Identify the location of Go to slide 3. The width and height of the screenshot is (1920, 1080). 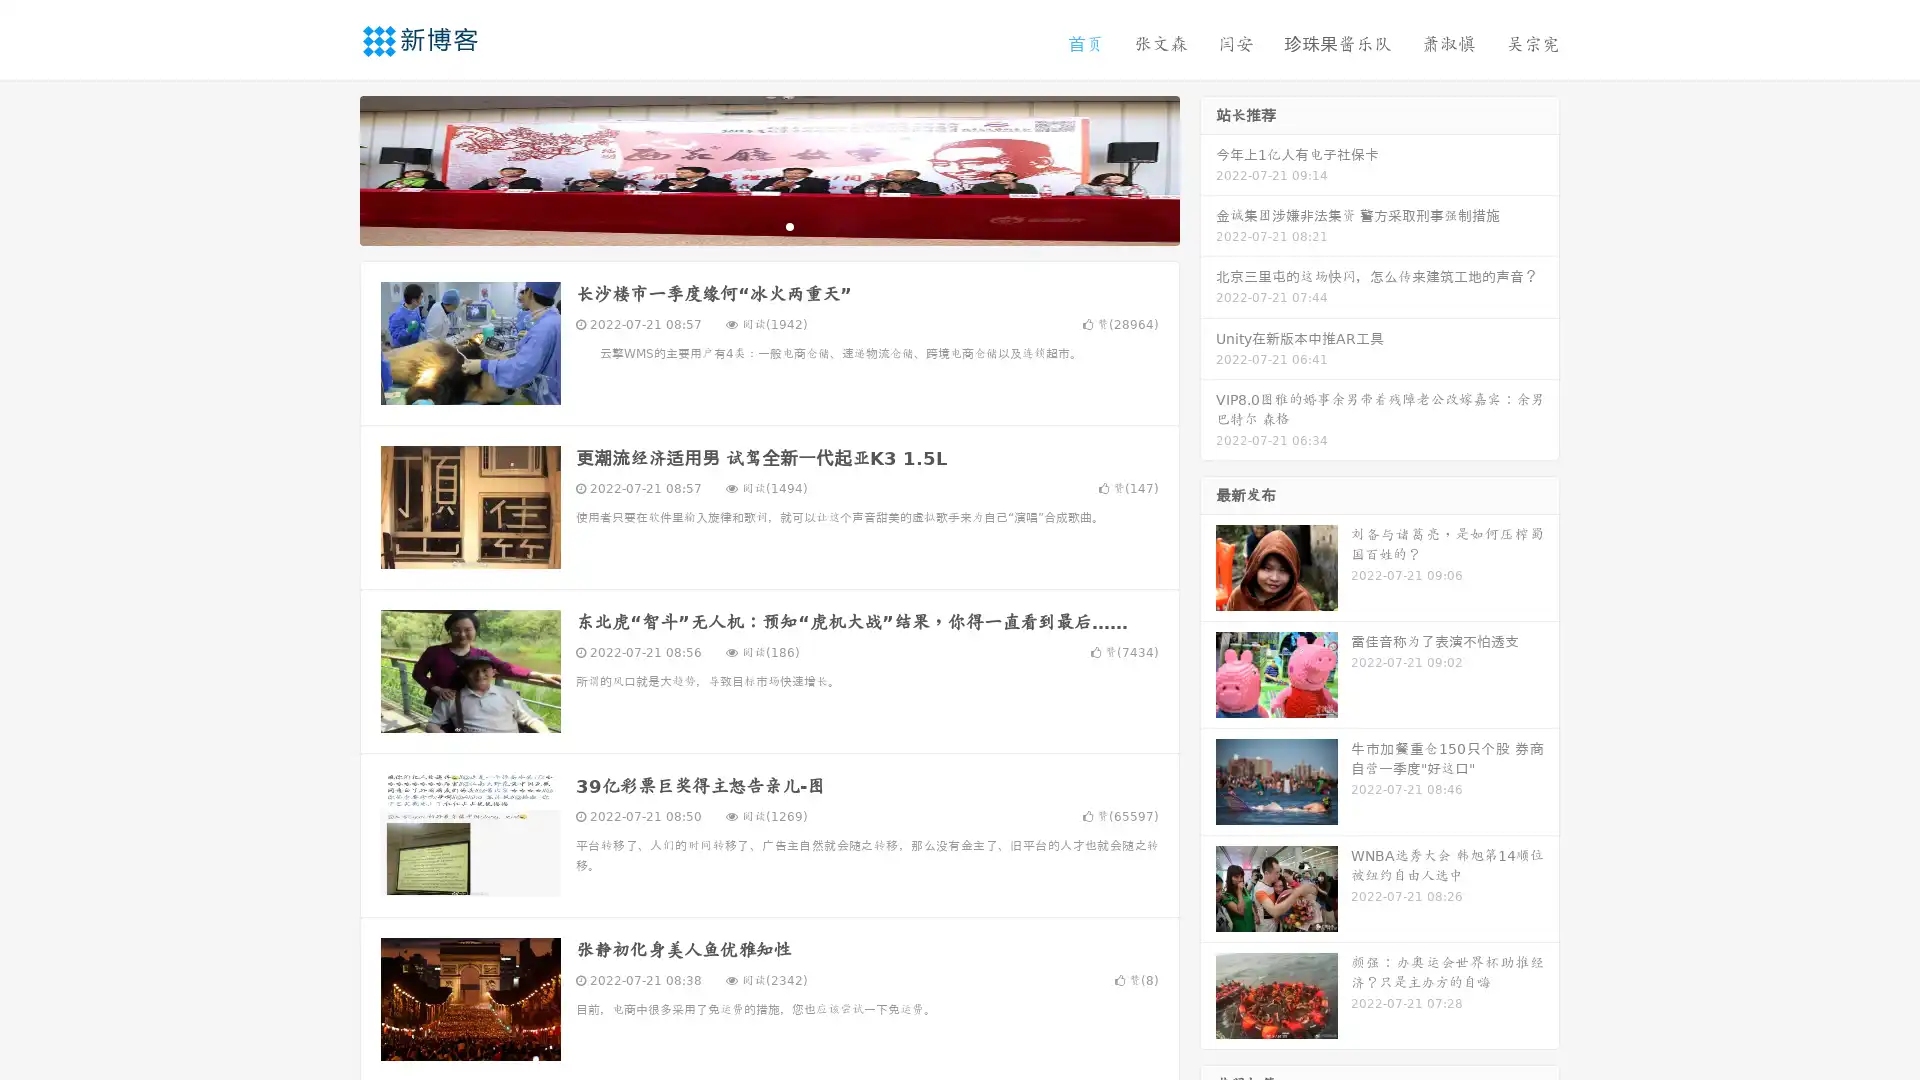
(789, 225).